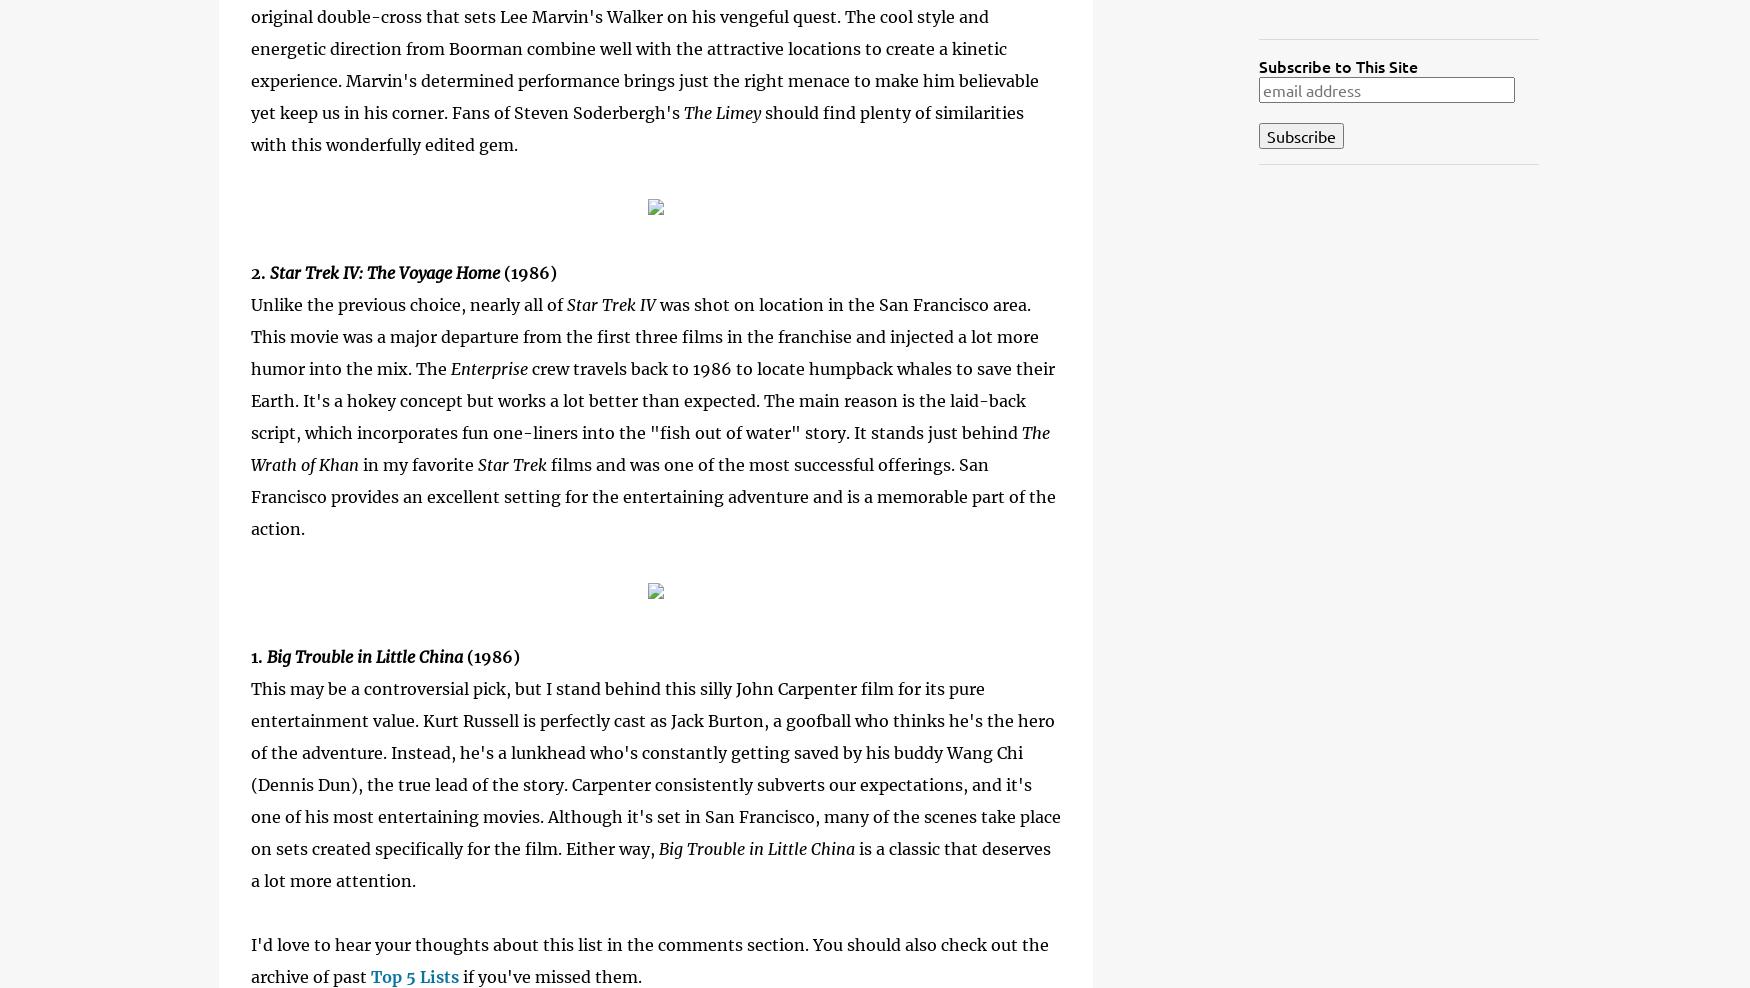 Image resolution: width=1750 pixels, height=988 pixels. I want to click on '2.', so click(259, 271).